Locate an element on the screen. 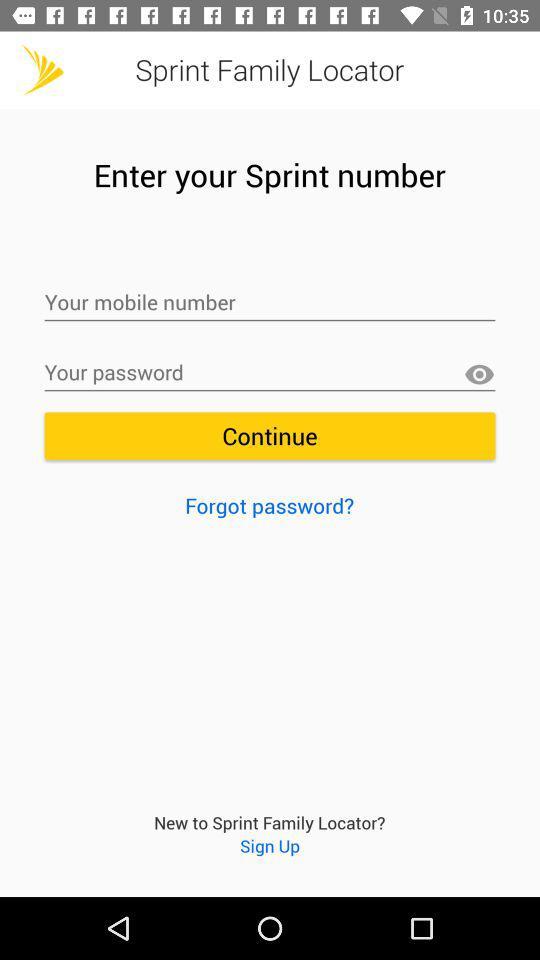 The width and height of the screenshot is (540, 960). mobile number is located at coordinates (270, 303).